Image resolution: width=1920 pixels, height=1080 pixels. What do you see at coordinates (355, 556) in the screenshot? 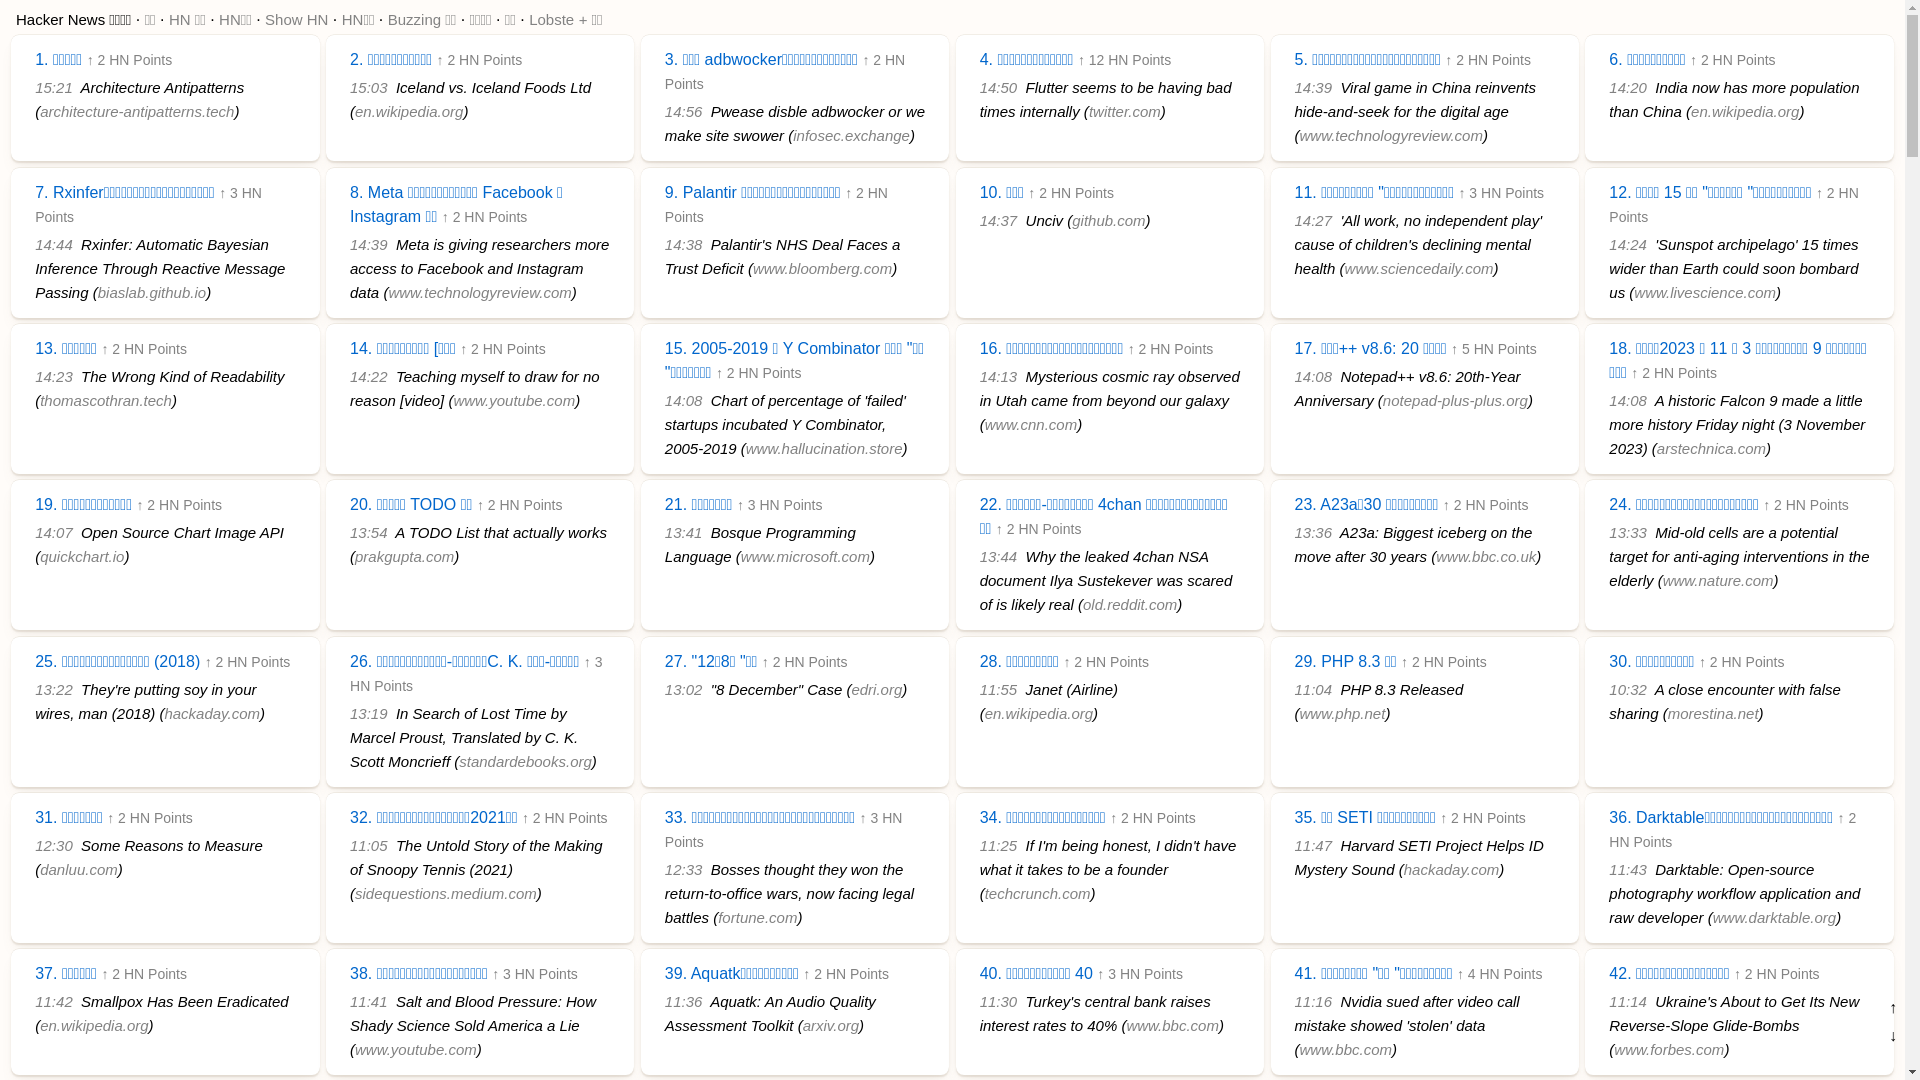
I see `'prakgupta.com'` at bounding box center [355, 556].